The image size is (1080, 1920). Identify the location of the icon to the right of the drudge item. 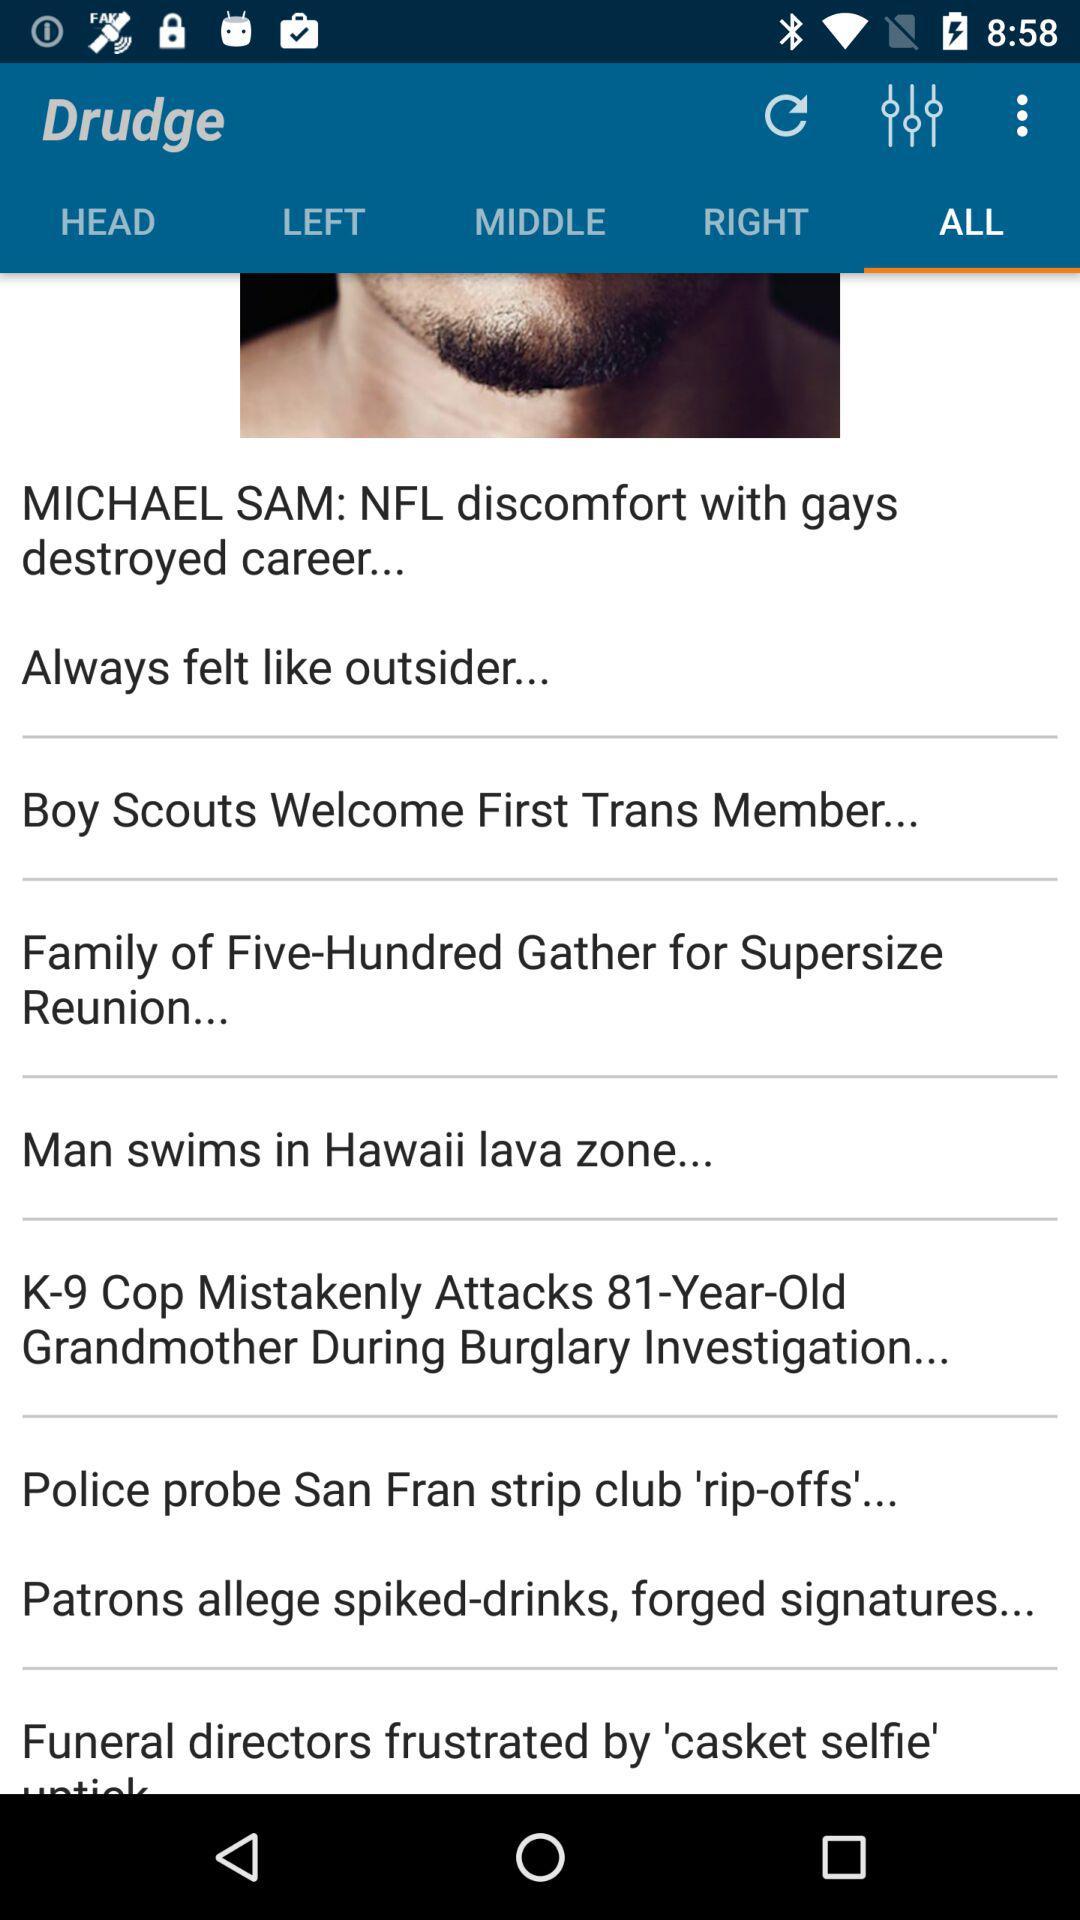
(785, 114).